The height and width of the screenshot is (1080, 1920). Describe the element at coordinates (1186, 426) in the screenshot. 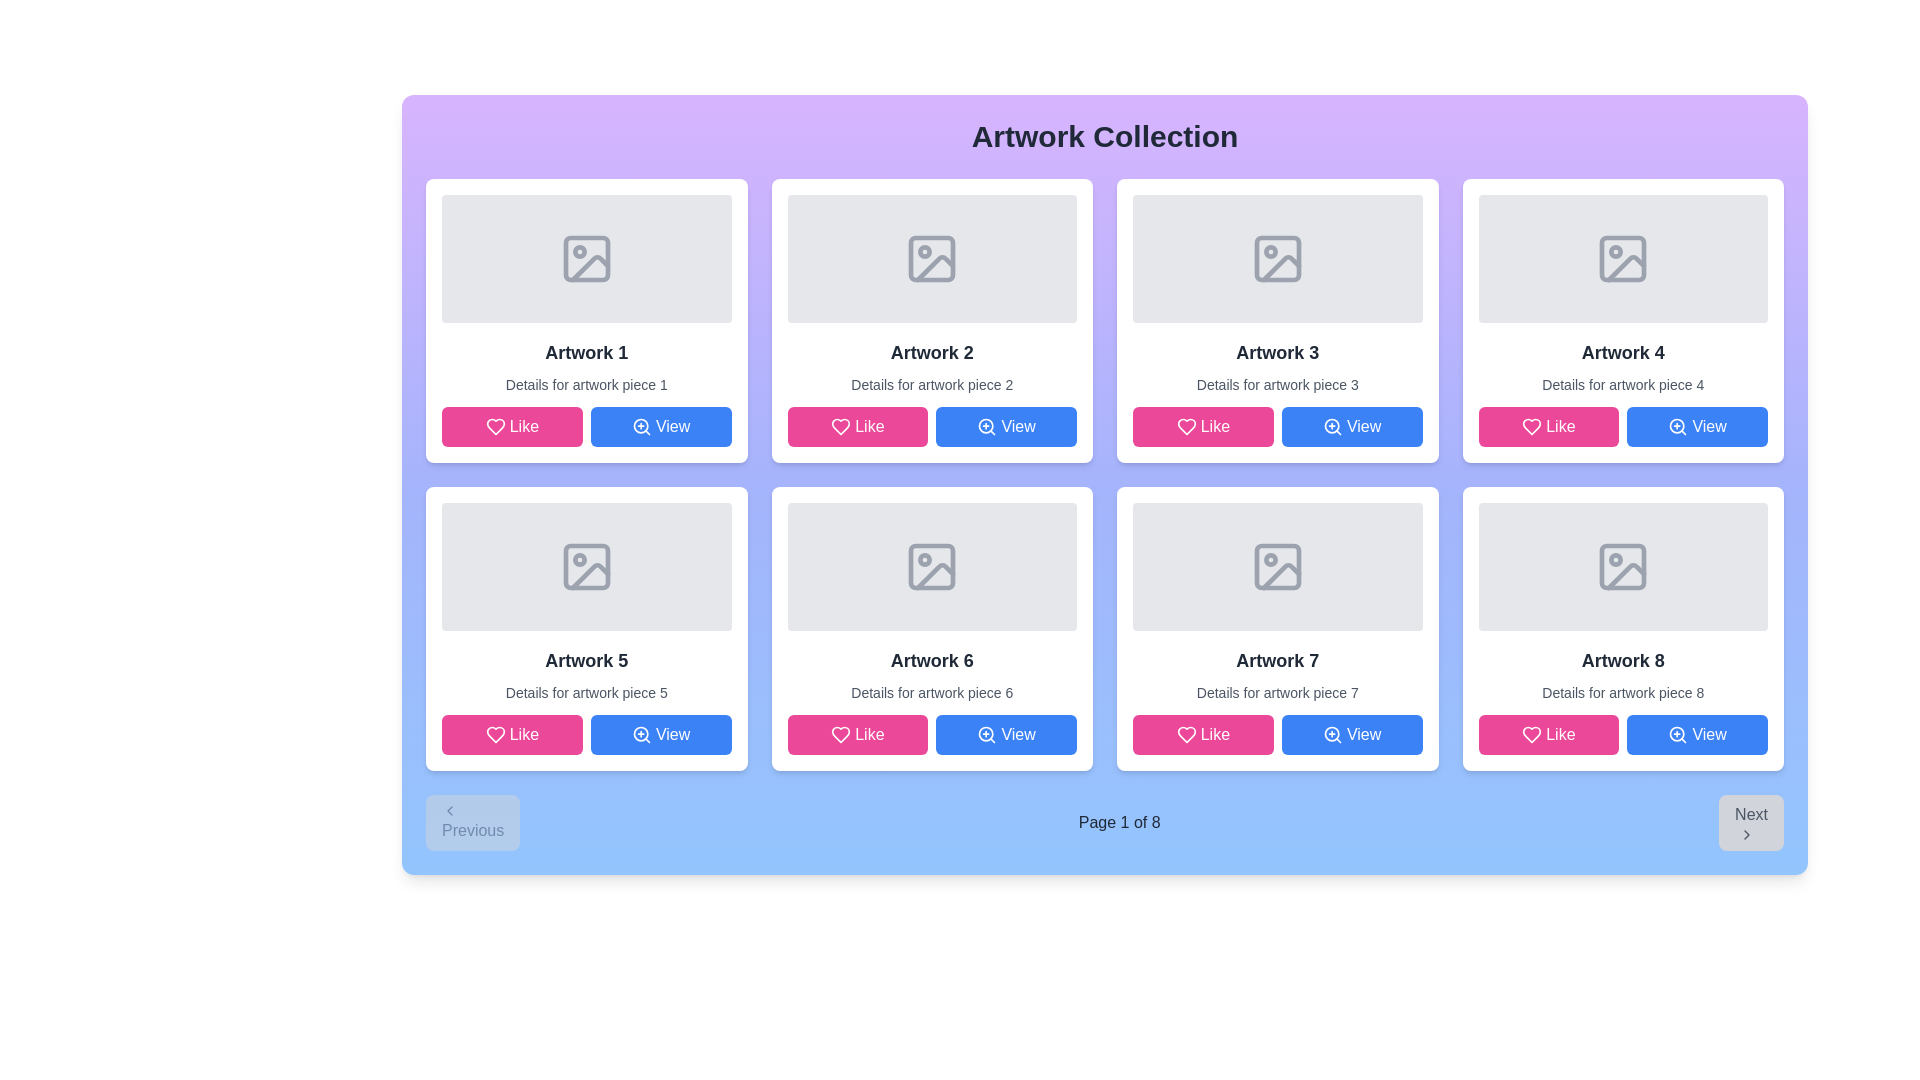

I see `the heart-shaped 'Like' icon with a pink outline located to the left of the 'Like' text within the pink button in the first row, third column of the interface grid layout` at that location.